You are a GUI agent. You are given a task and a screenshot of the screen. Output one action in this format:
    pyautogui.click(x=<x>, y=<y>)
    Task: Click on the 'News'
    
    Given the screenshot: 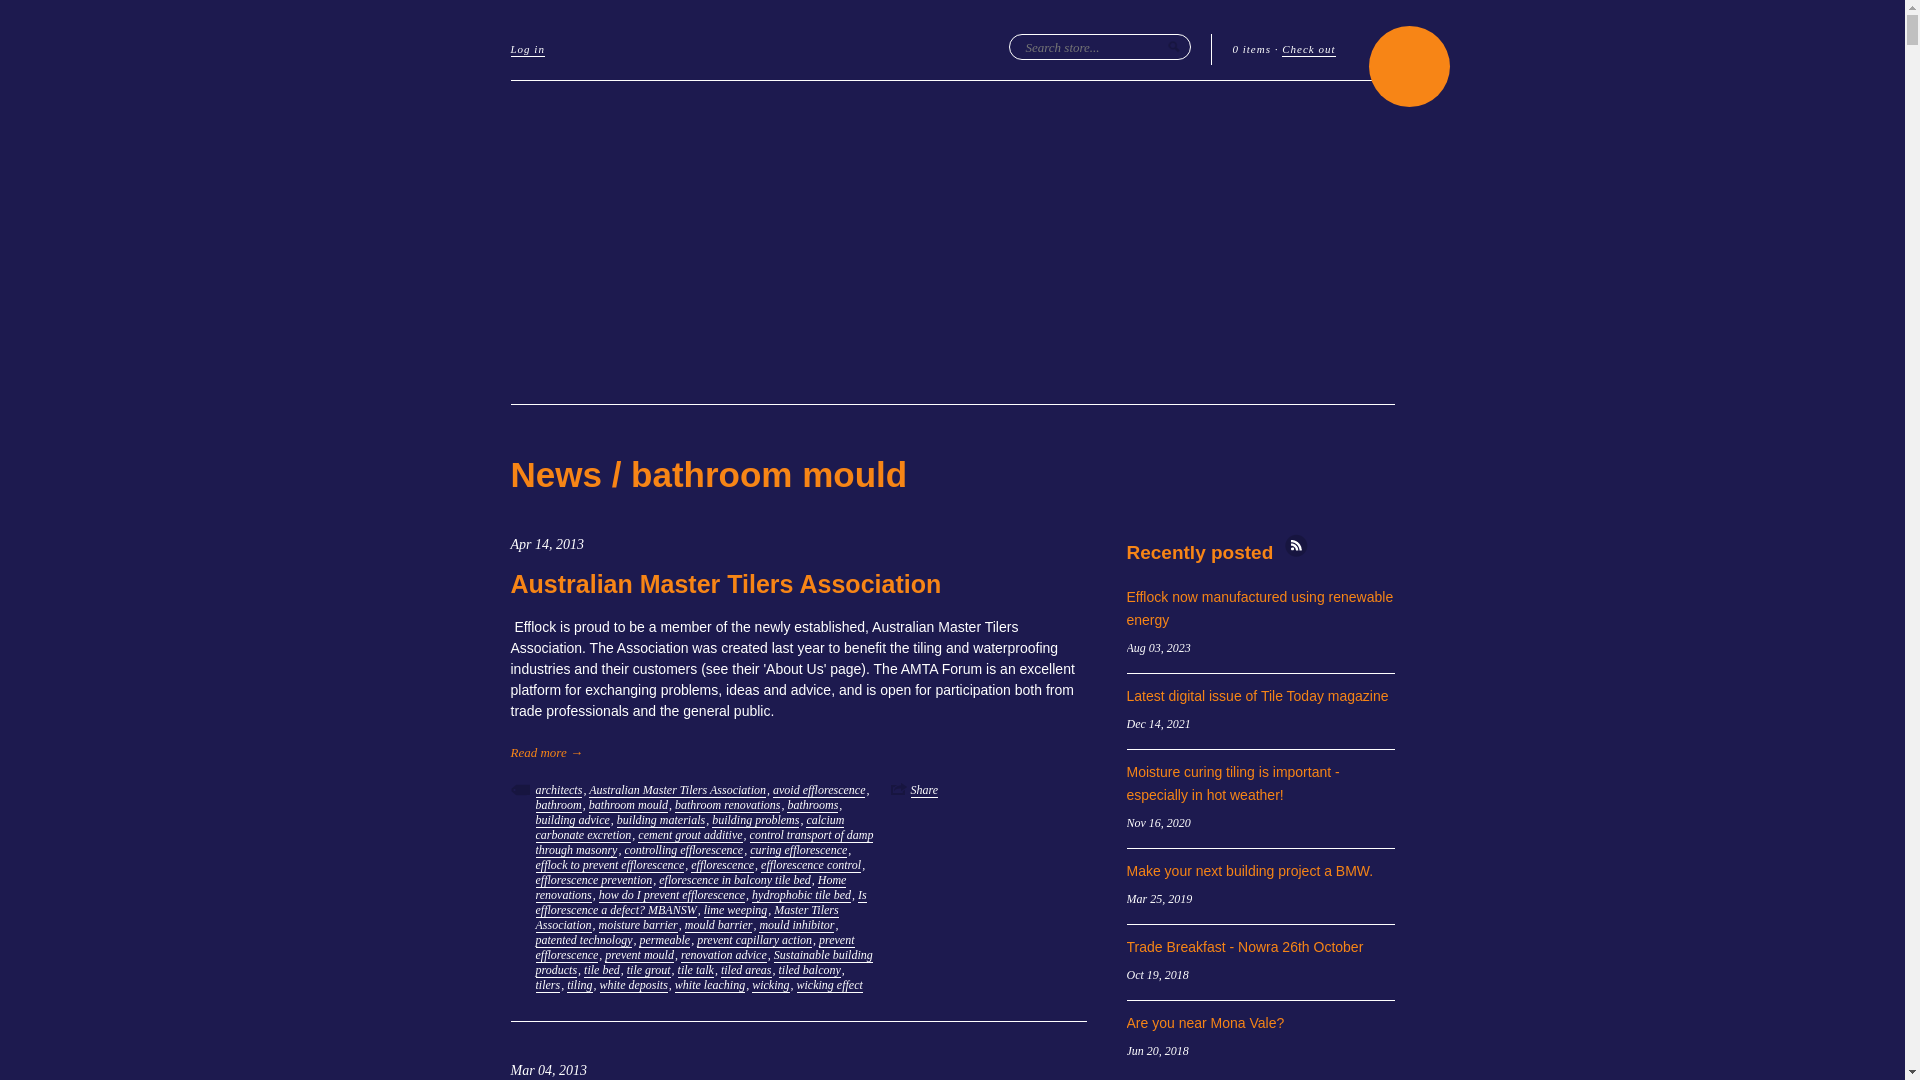 What is the action you would take?
    pyautogui.click(x=555, y=474)
    